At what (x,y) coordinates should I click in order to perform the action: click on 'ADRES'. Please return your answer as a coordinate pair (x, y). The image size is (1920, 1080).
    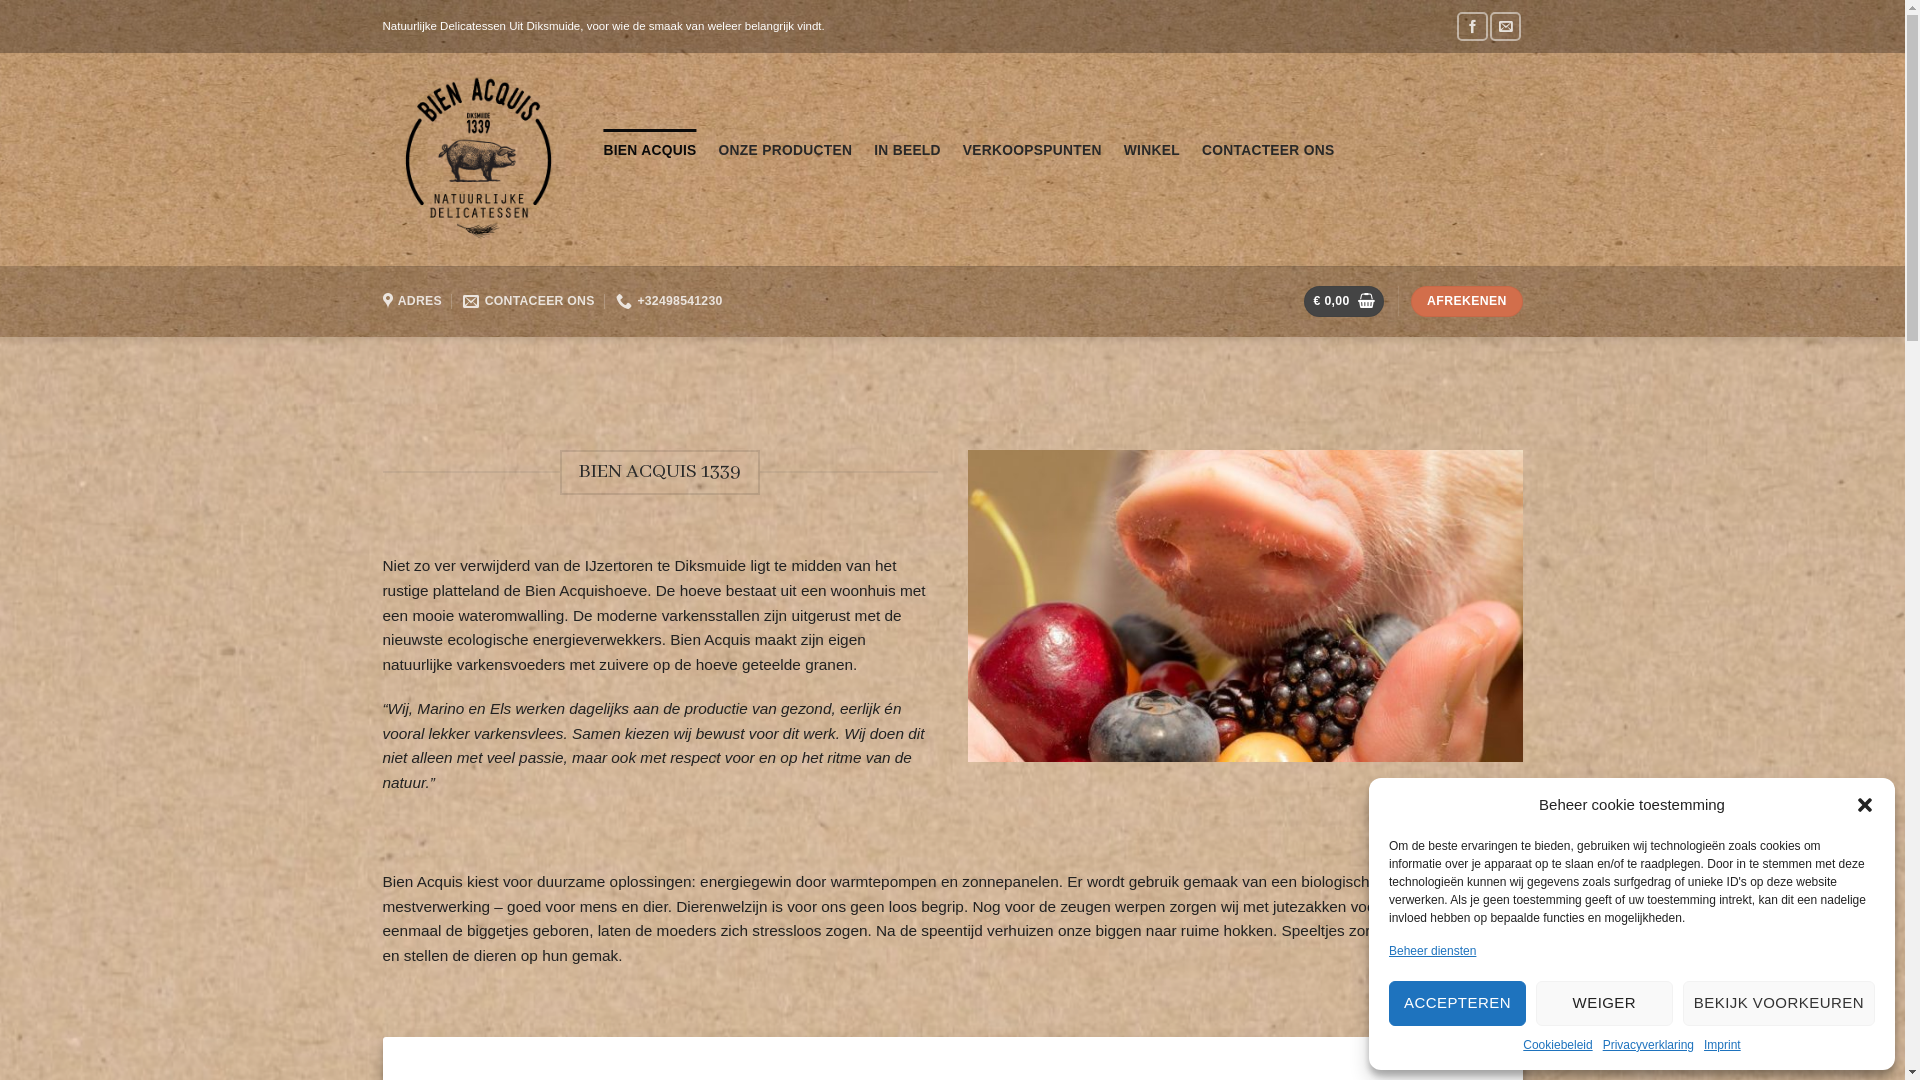
    Looking at the image, I should click on (410, 301).